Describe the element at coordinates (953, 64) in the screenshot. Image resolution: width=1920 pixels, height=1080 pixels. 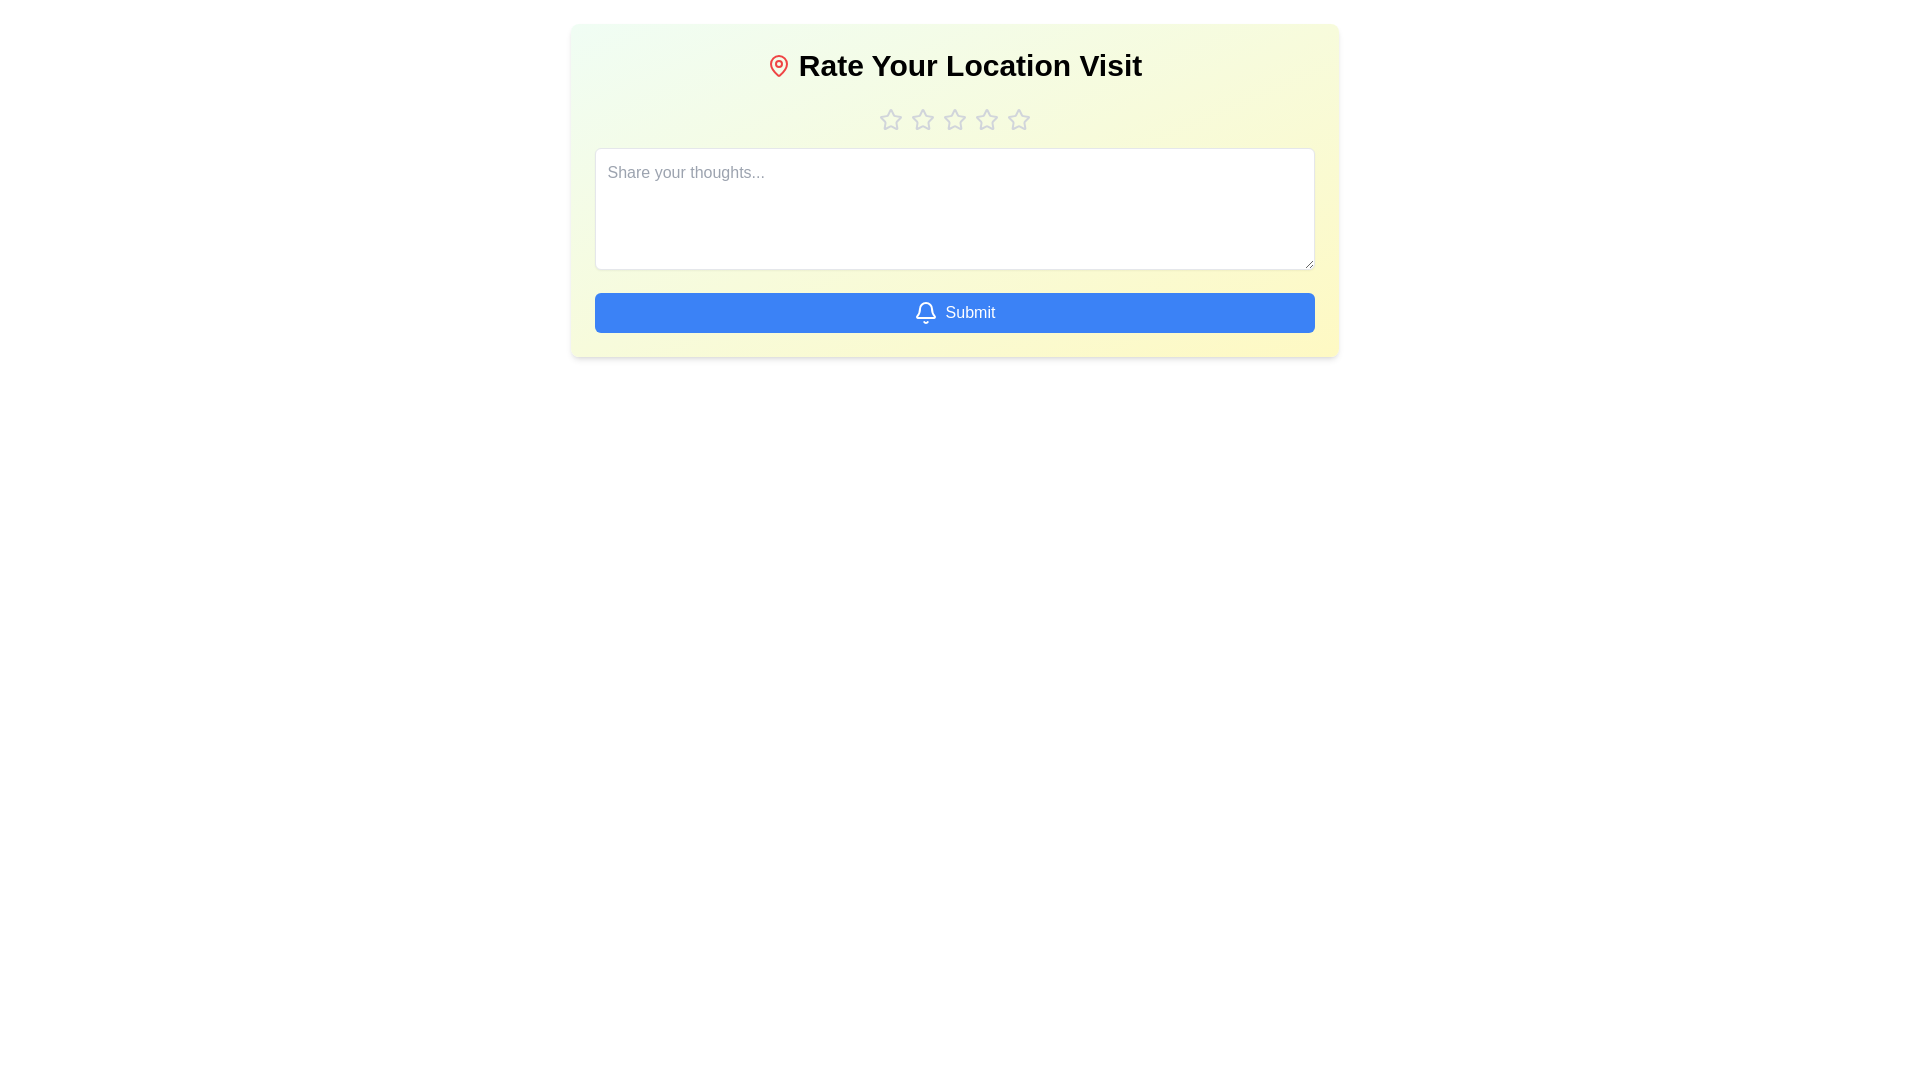
I see `the text 'Rate Your Location Visit'` at that location.